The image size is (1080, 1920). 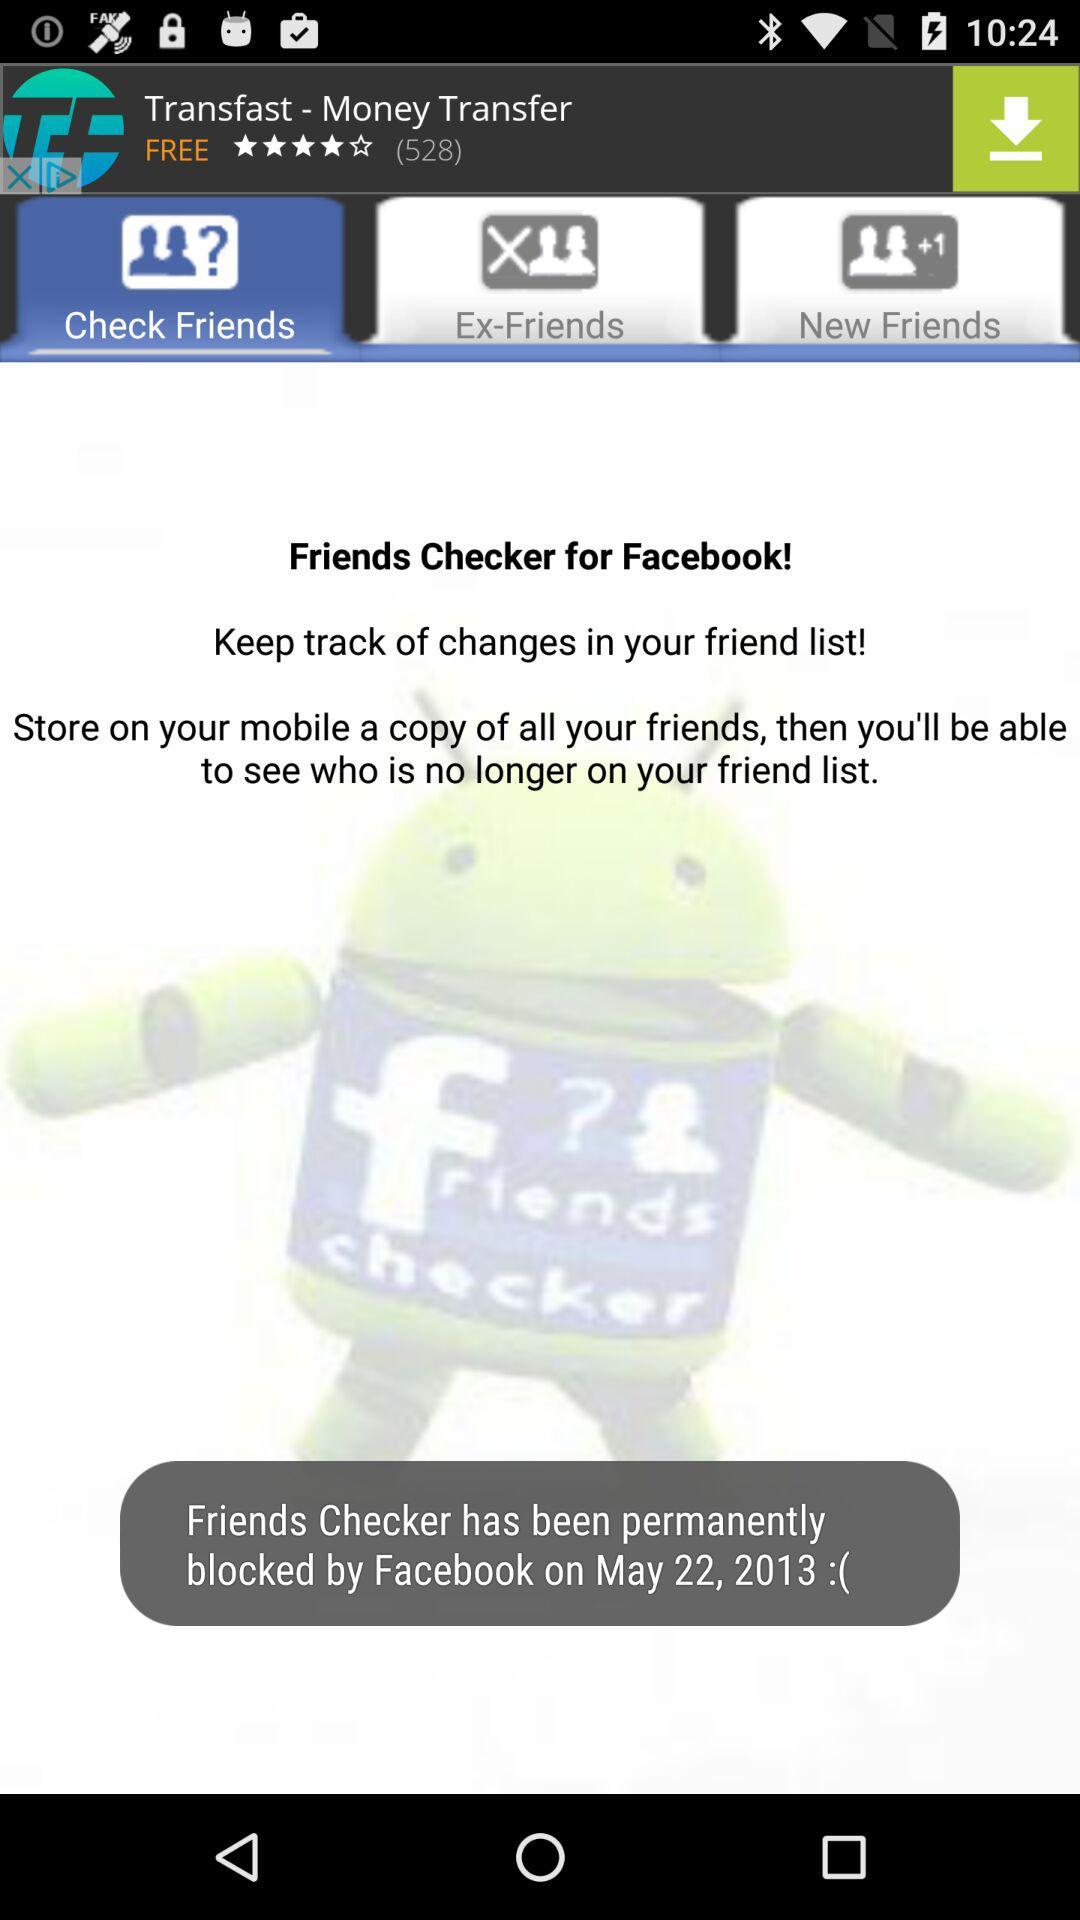 I want to click on advertising link, so click(x=540, y=127).